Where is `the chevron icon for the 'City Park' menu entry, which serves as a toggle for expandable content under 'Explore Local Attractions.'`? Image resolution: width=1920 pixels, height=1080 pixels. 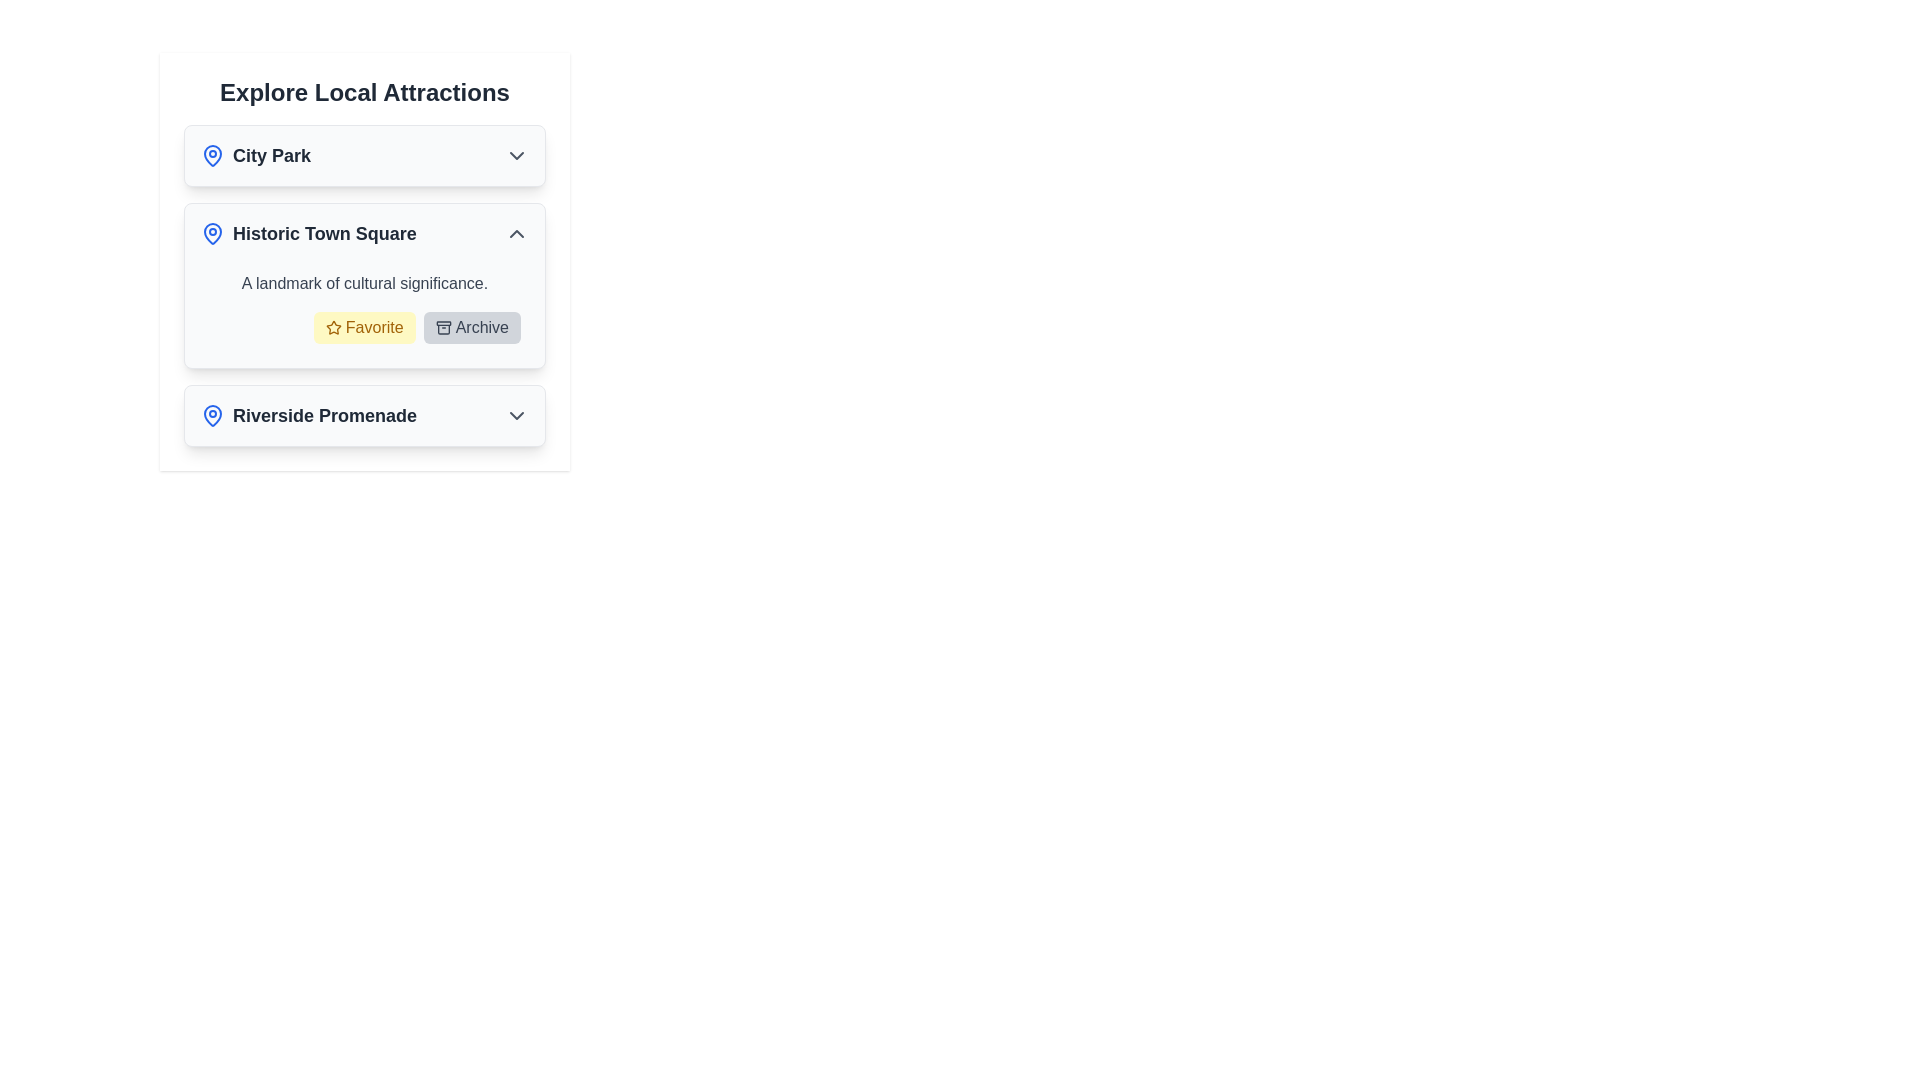 the chevron icon for the 'City Park' menu entry, which serves as a toggle for expandable content under 'Explore Local Attractions.' is located at coordinates (517, 154).